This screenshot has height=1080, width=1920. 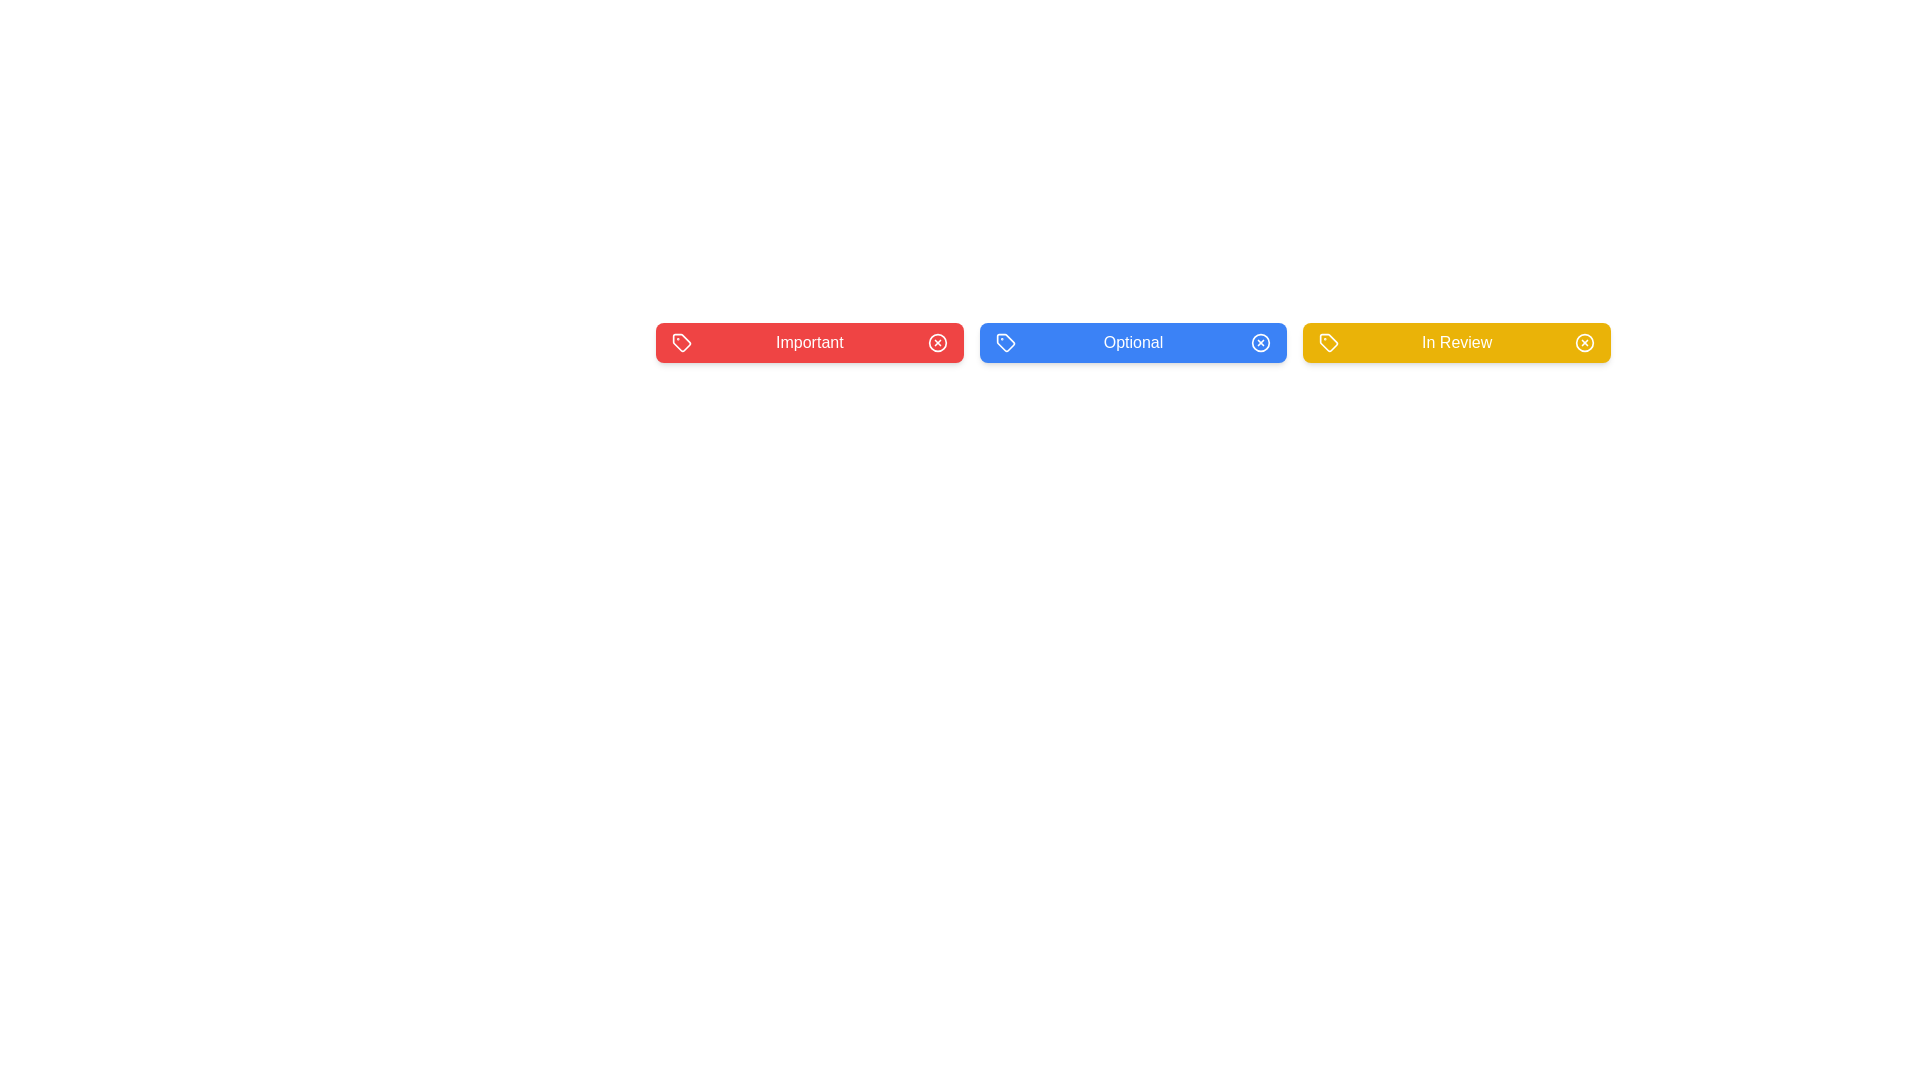 I want to click on the background of the Optional tag, so click(x=1132, y=342).